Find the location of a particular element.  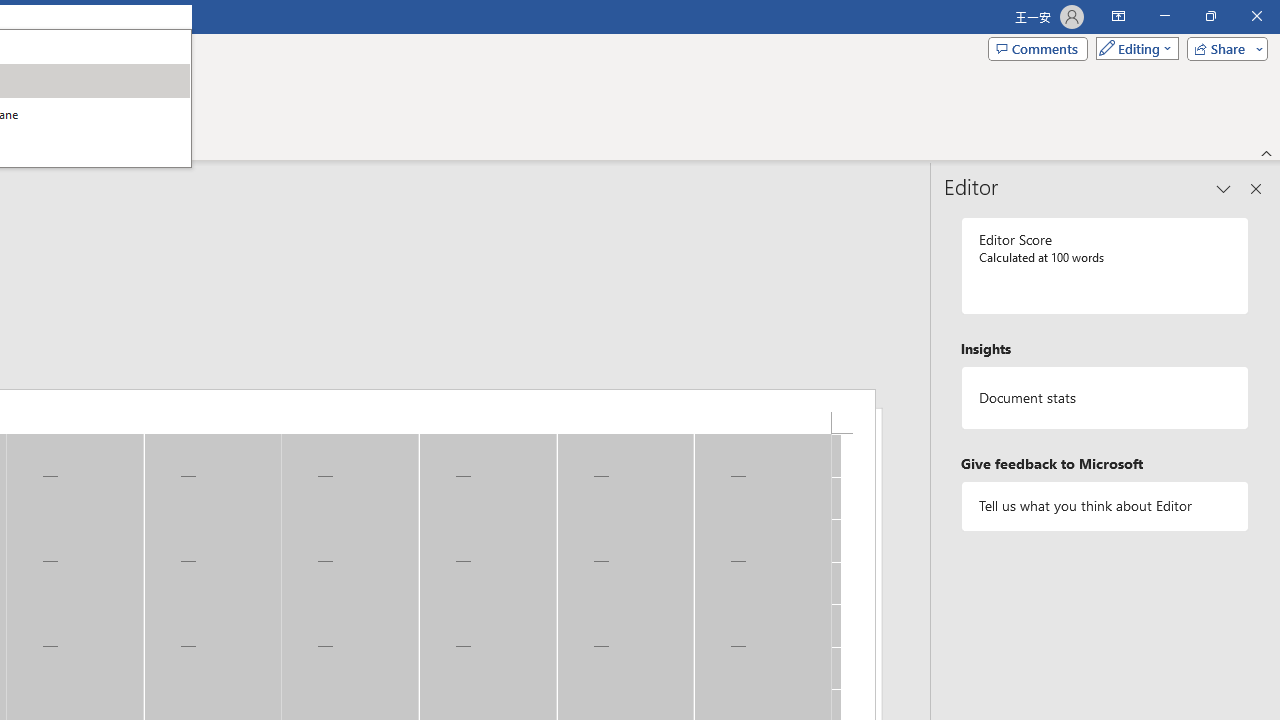

'Document statistics' is located at coordinates (1104, 398).